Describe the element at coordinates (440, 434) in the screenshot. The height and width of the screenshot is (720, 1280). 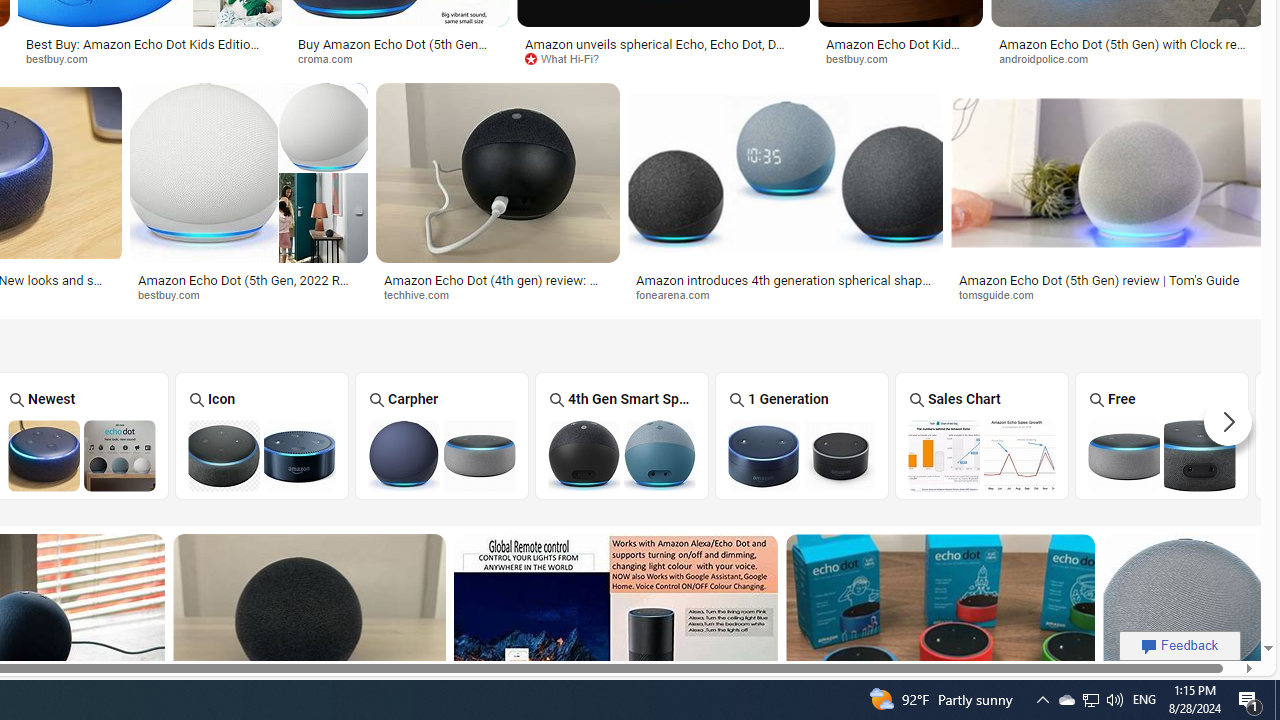
I see `'Carpher'` at that location.